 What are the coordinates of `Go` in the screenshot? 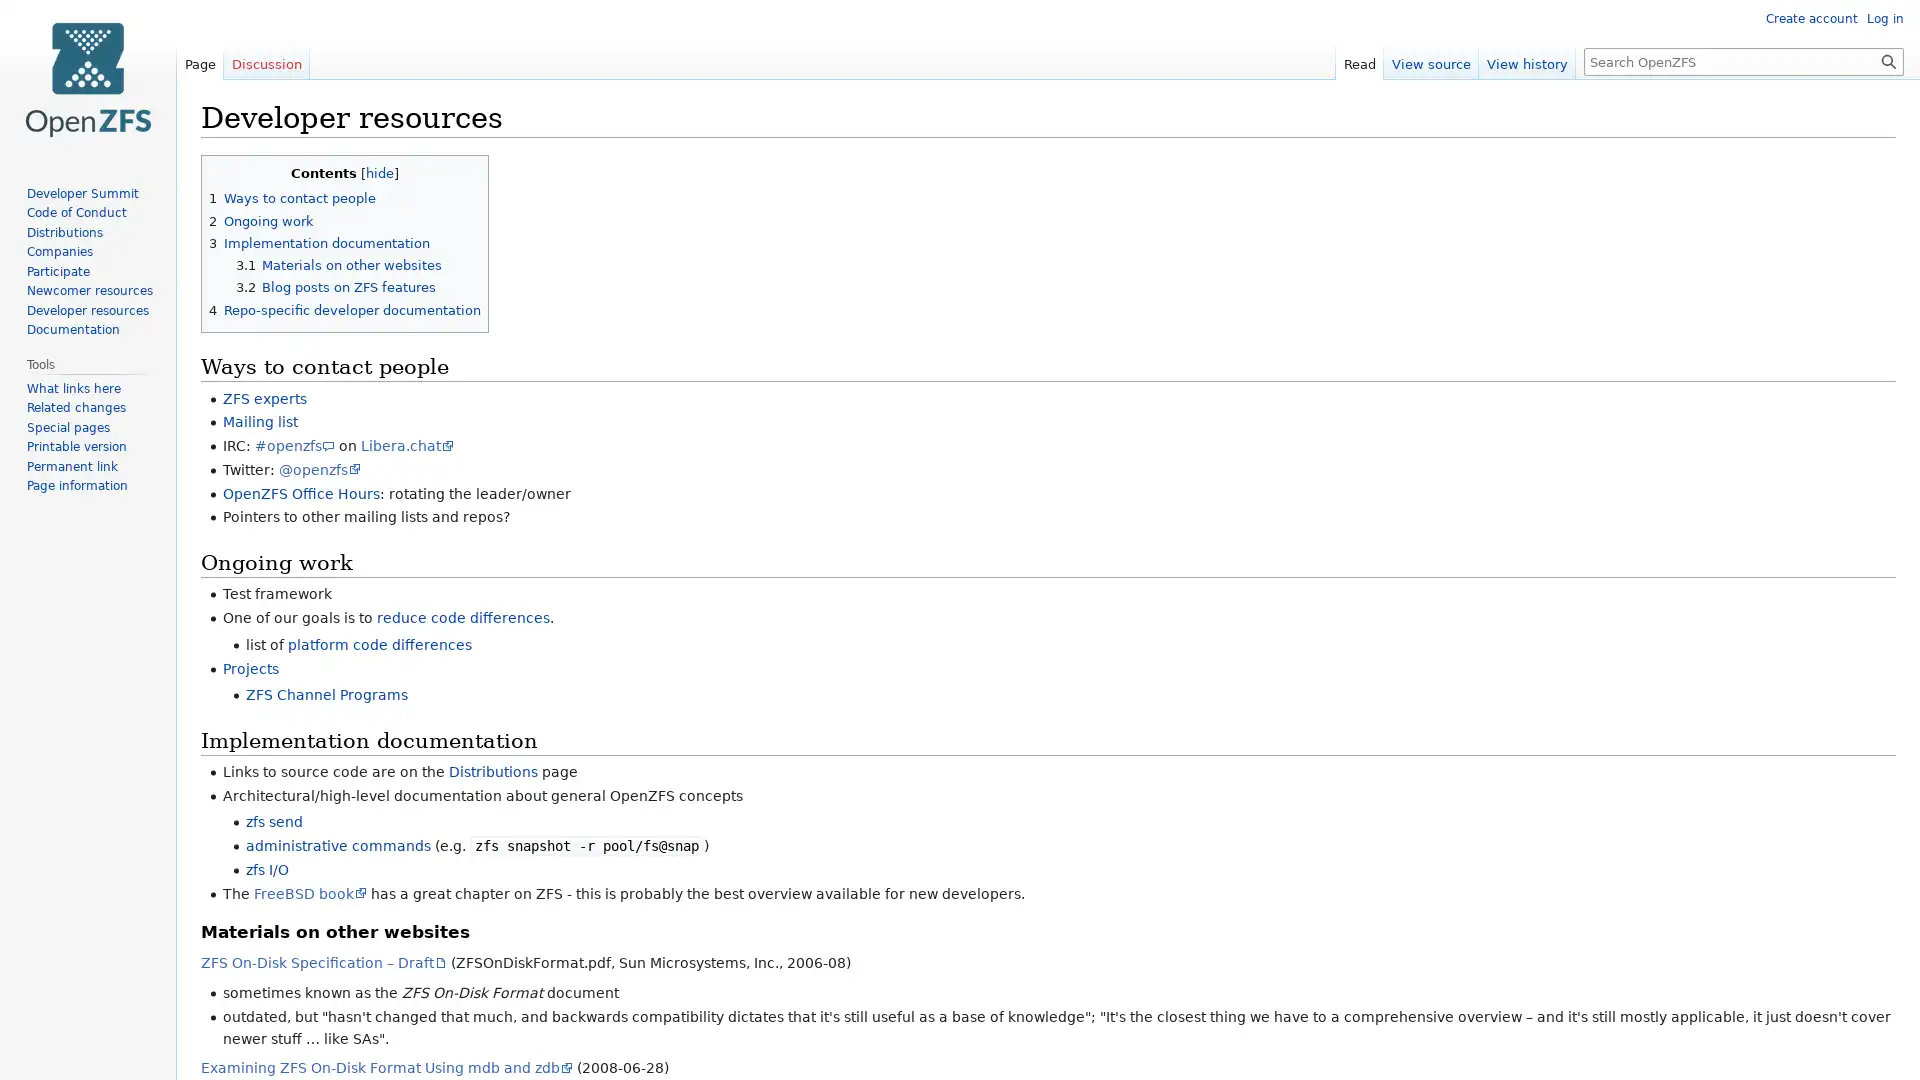 It's located at (1888, 60).